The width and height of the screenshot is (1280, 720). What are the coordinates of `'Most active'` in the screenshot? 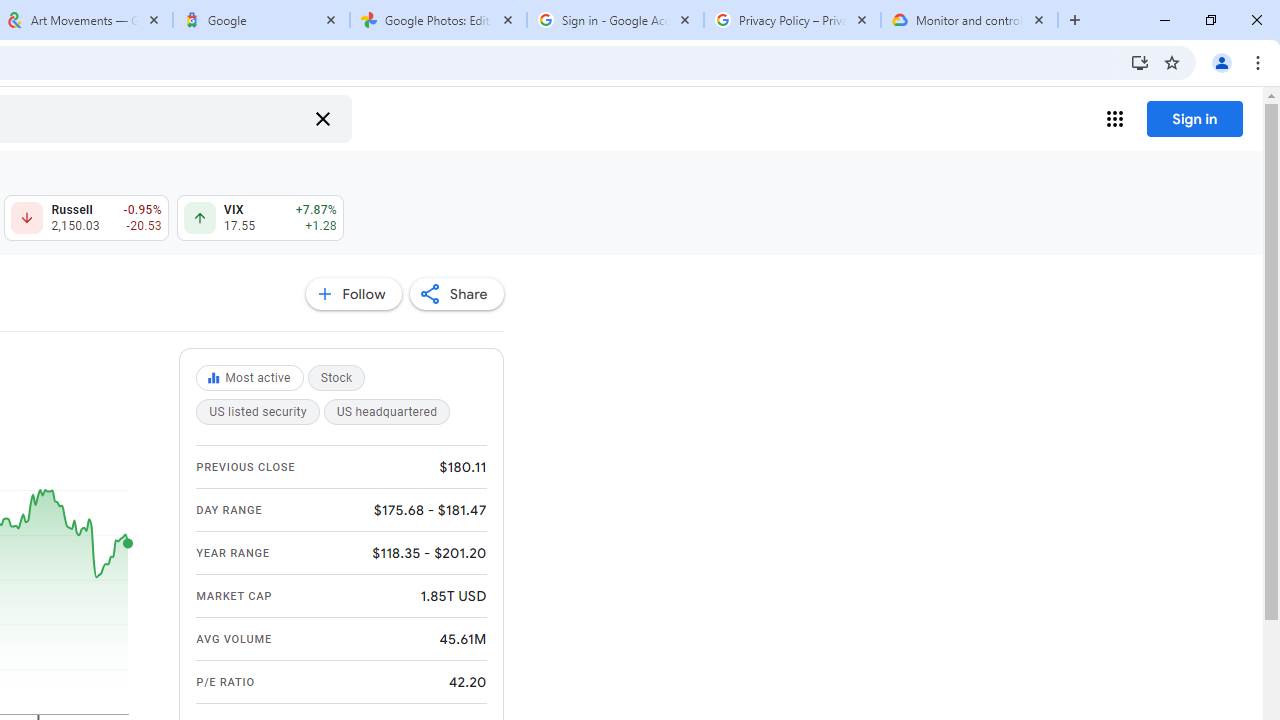 It's located at (251, 378).